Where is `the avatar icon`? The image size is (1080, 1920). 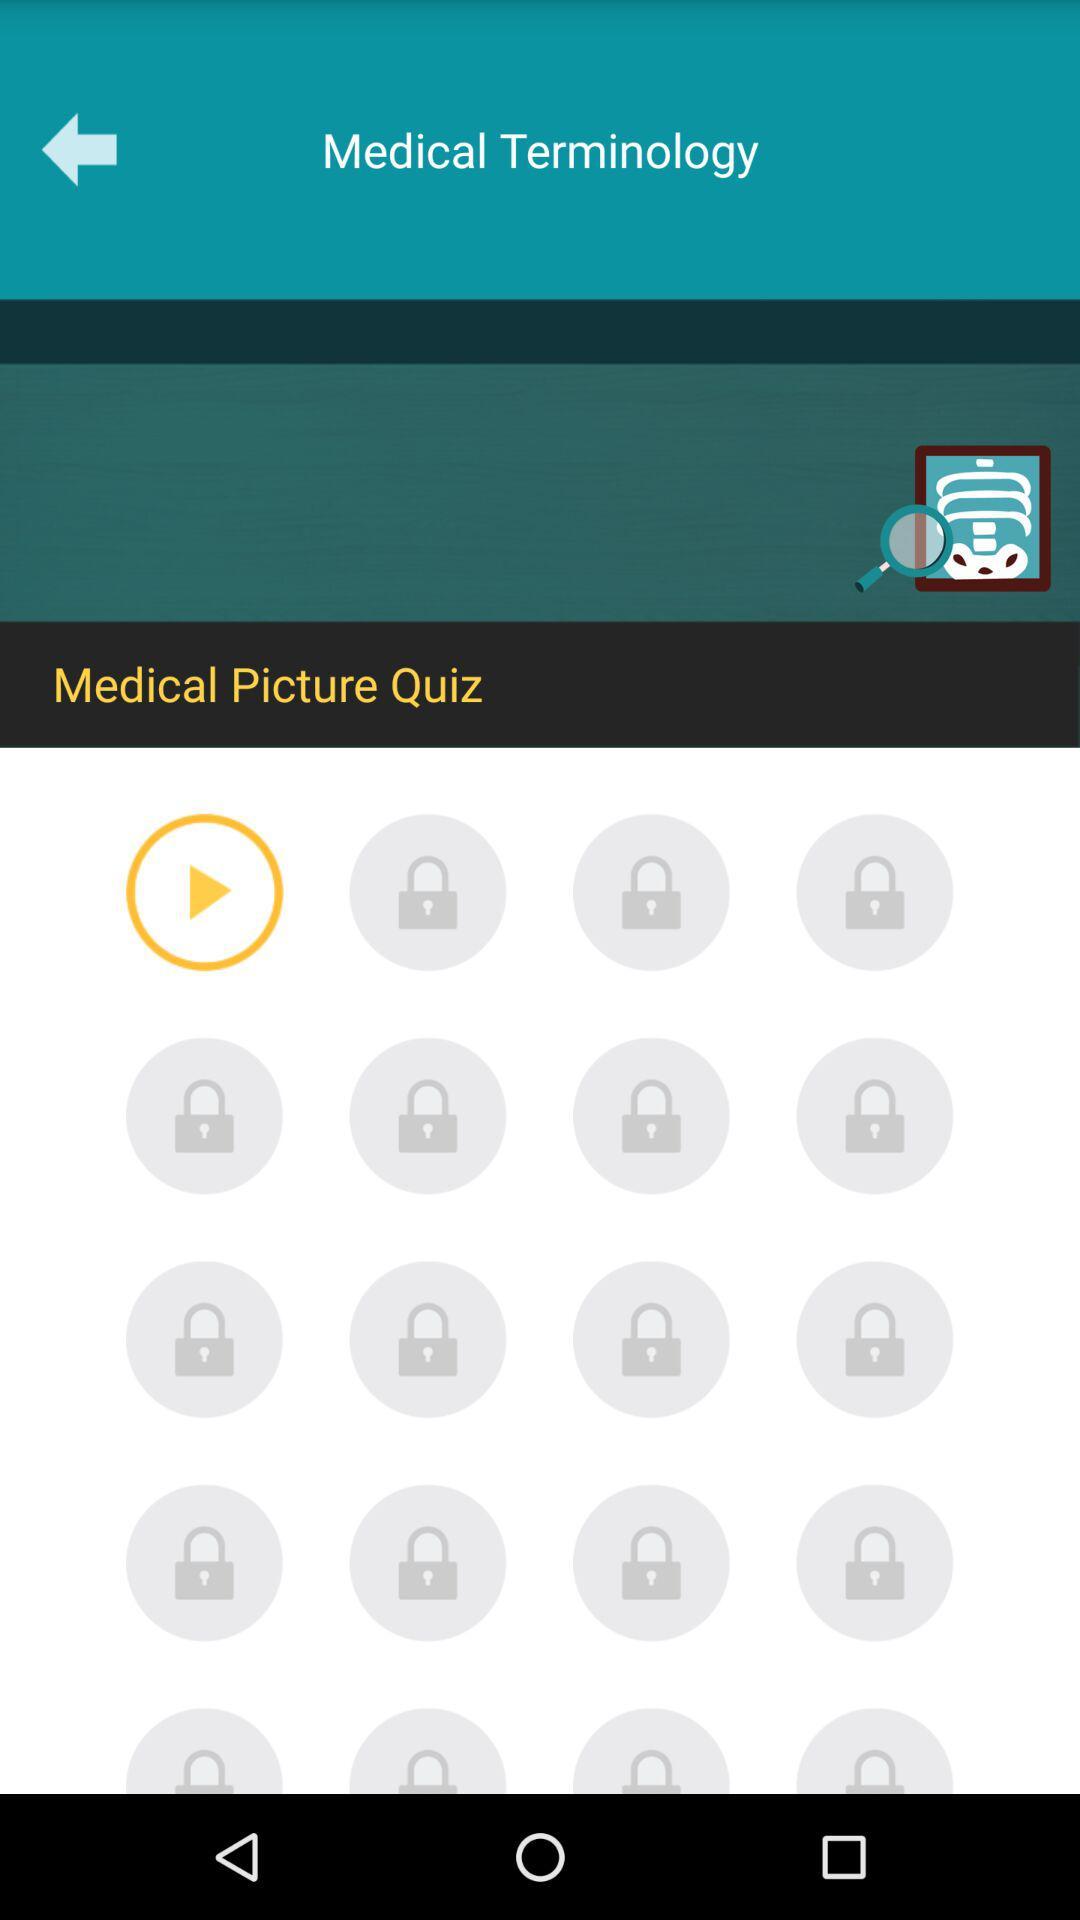
the avatar icon is located at coordinates (204, 1872).